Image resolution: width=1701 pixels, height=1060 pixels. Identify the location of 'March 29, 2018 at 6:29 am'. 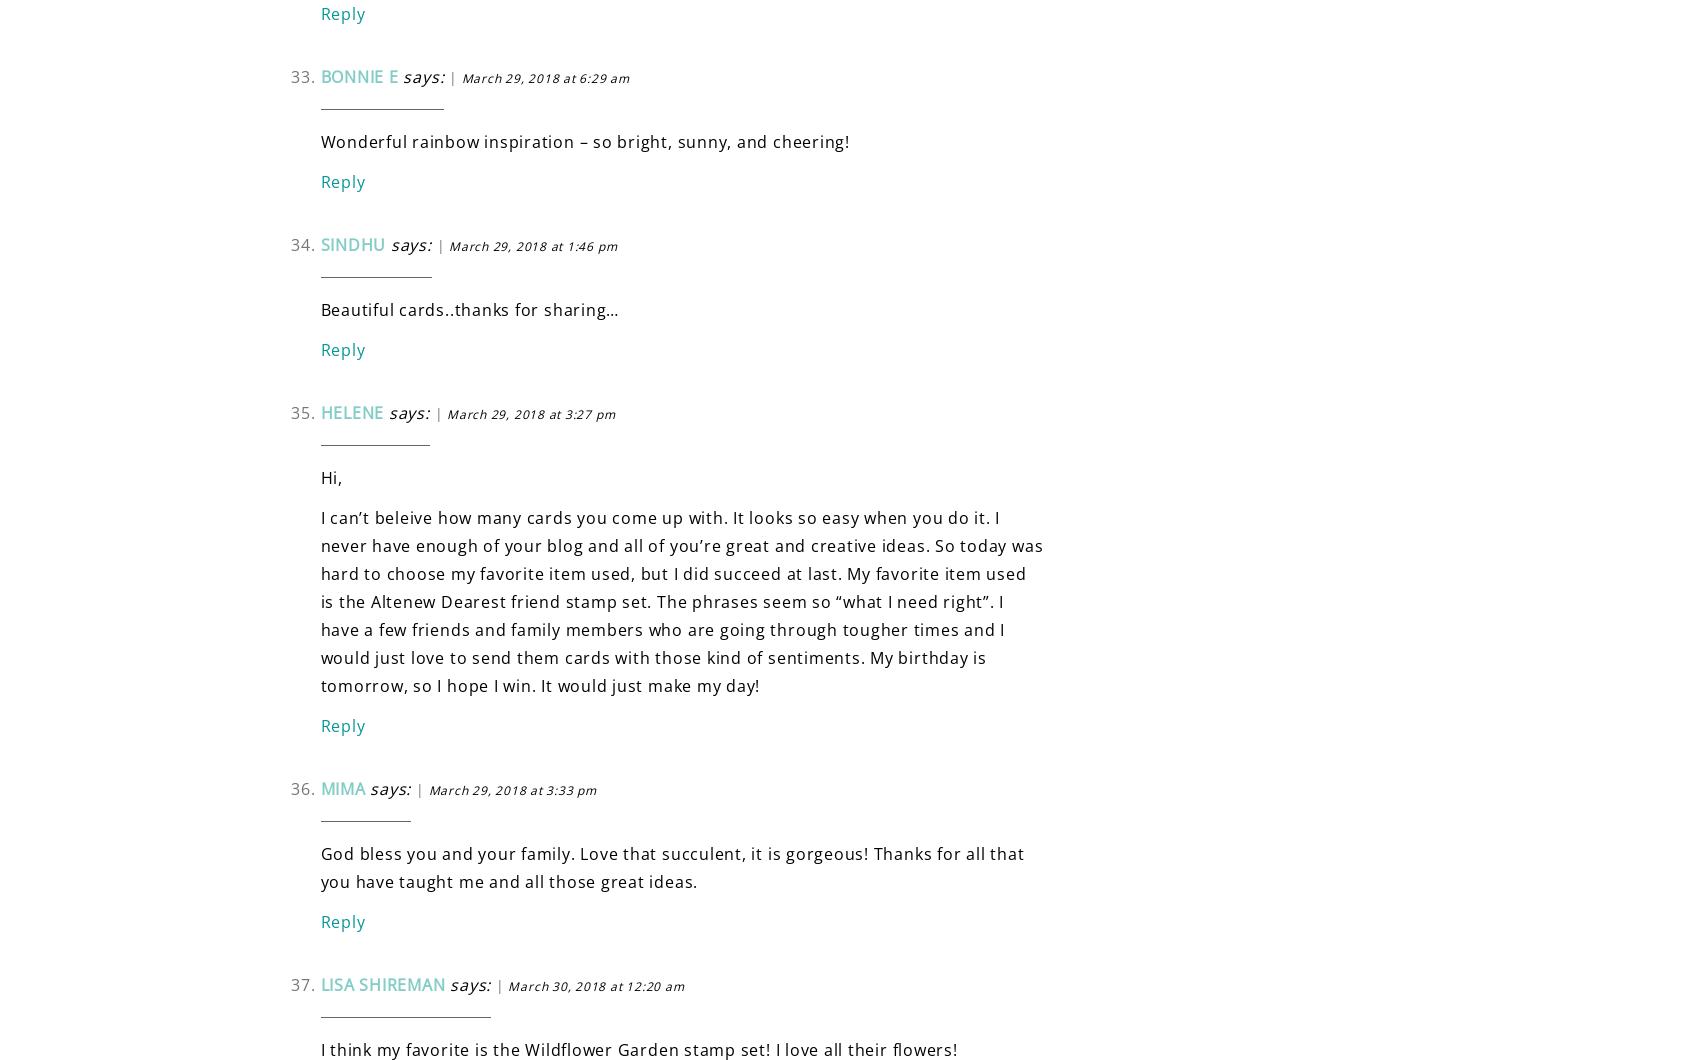
(459, 77).